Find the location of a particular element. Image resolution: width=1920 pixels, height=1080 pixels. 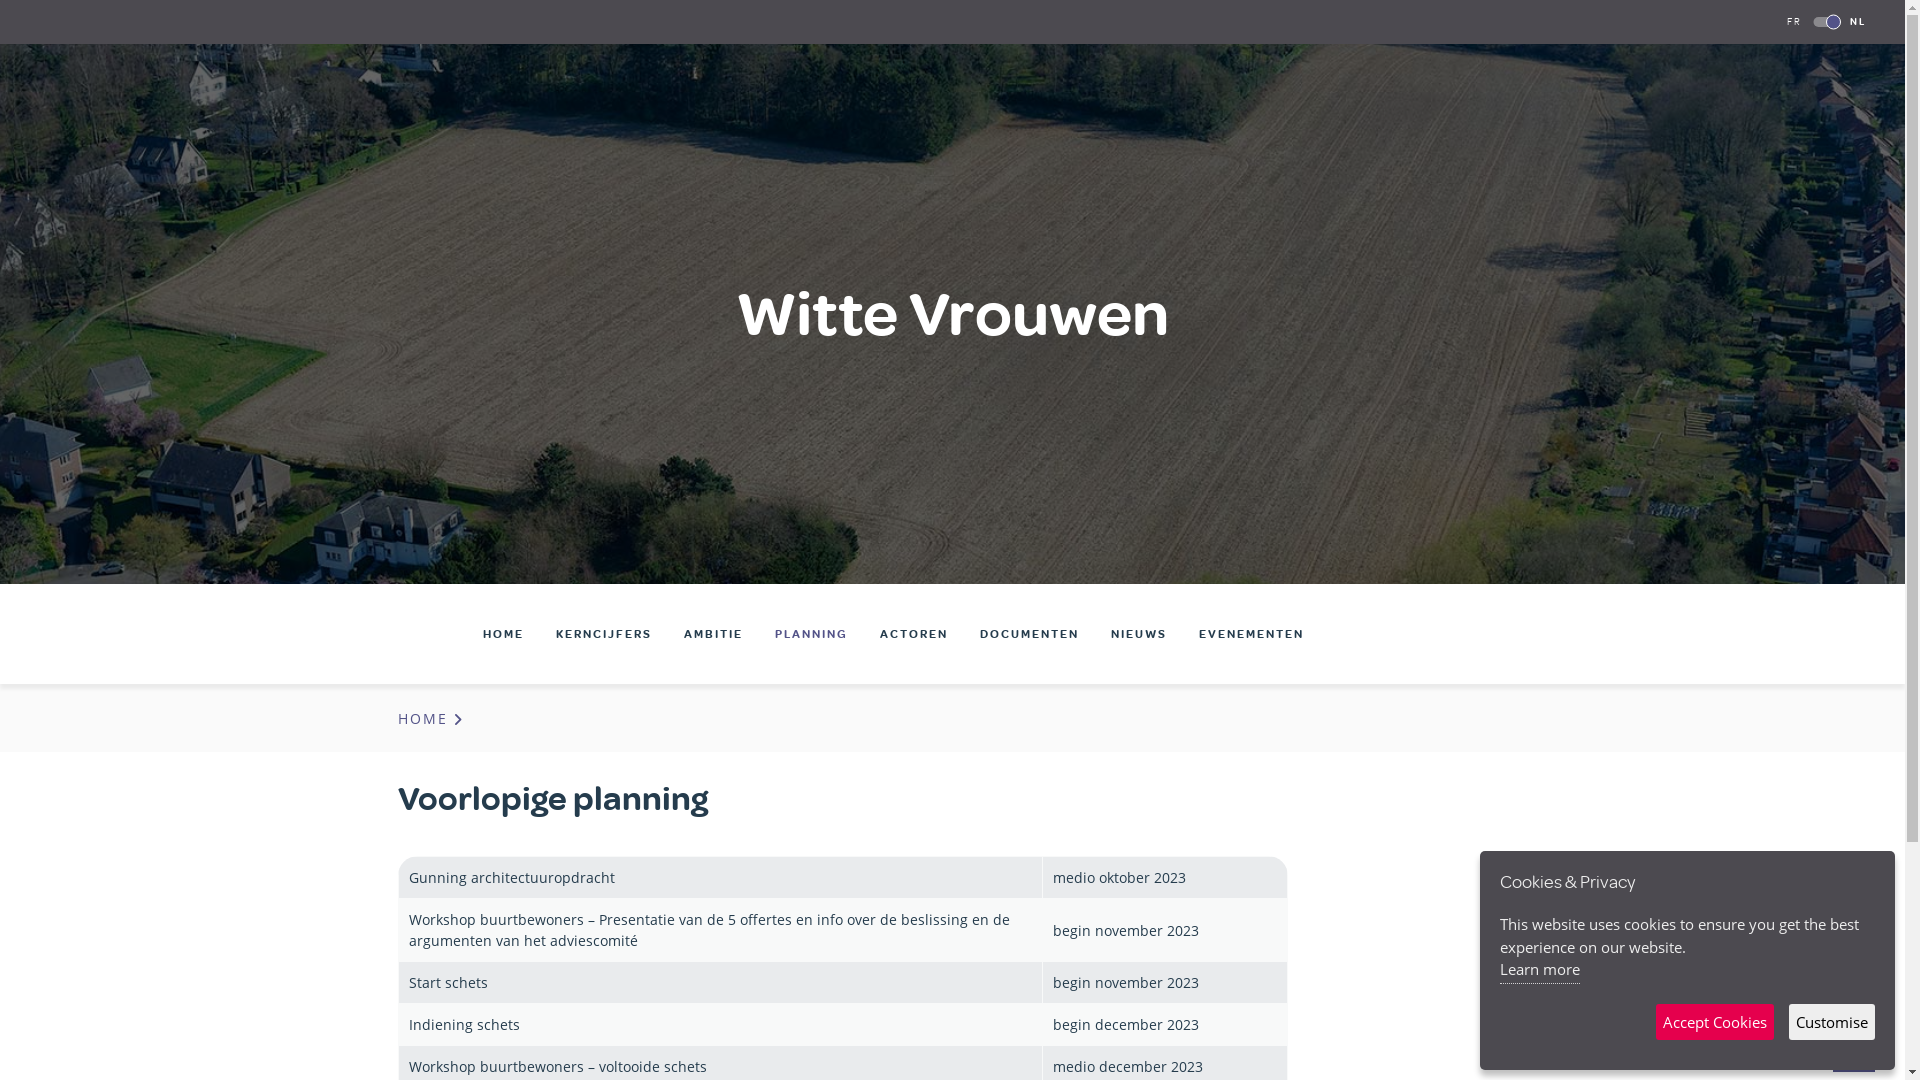

'PLANNING' is located at coordinates (811, 633).